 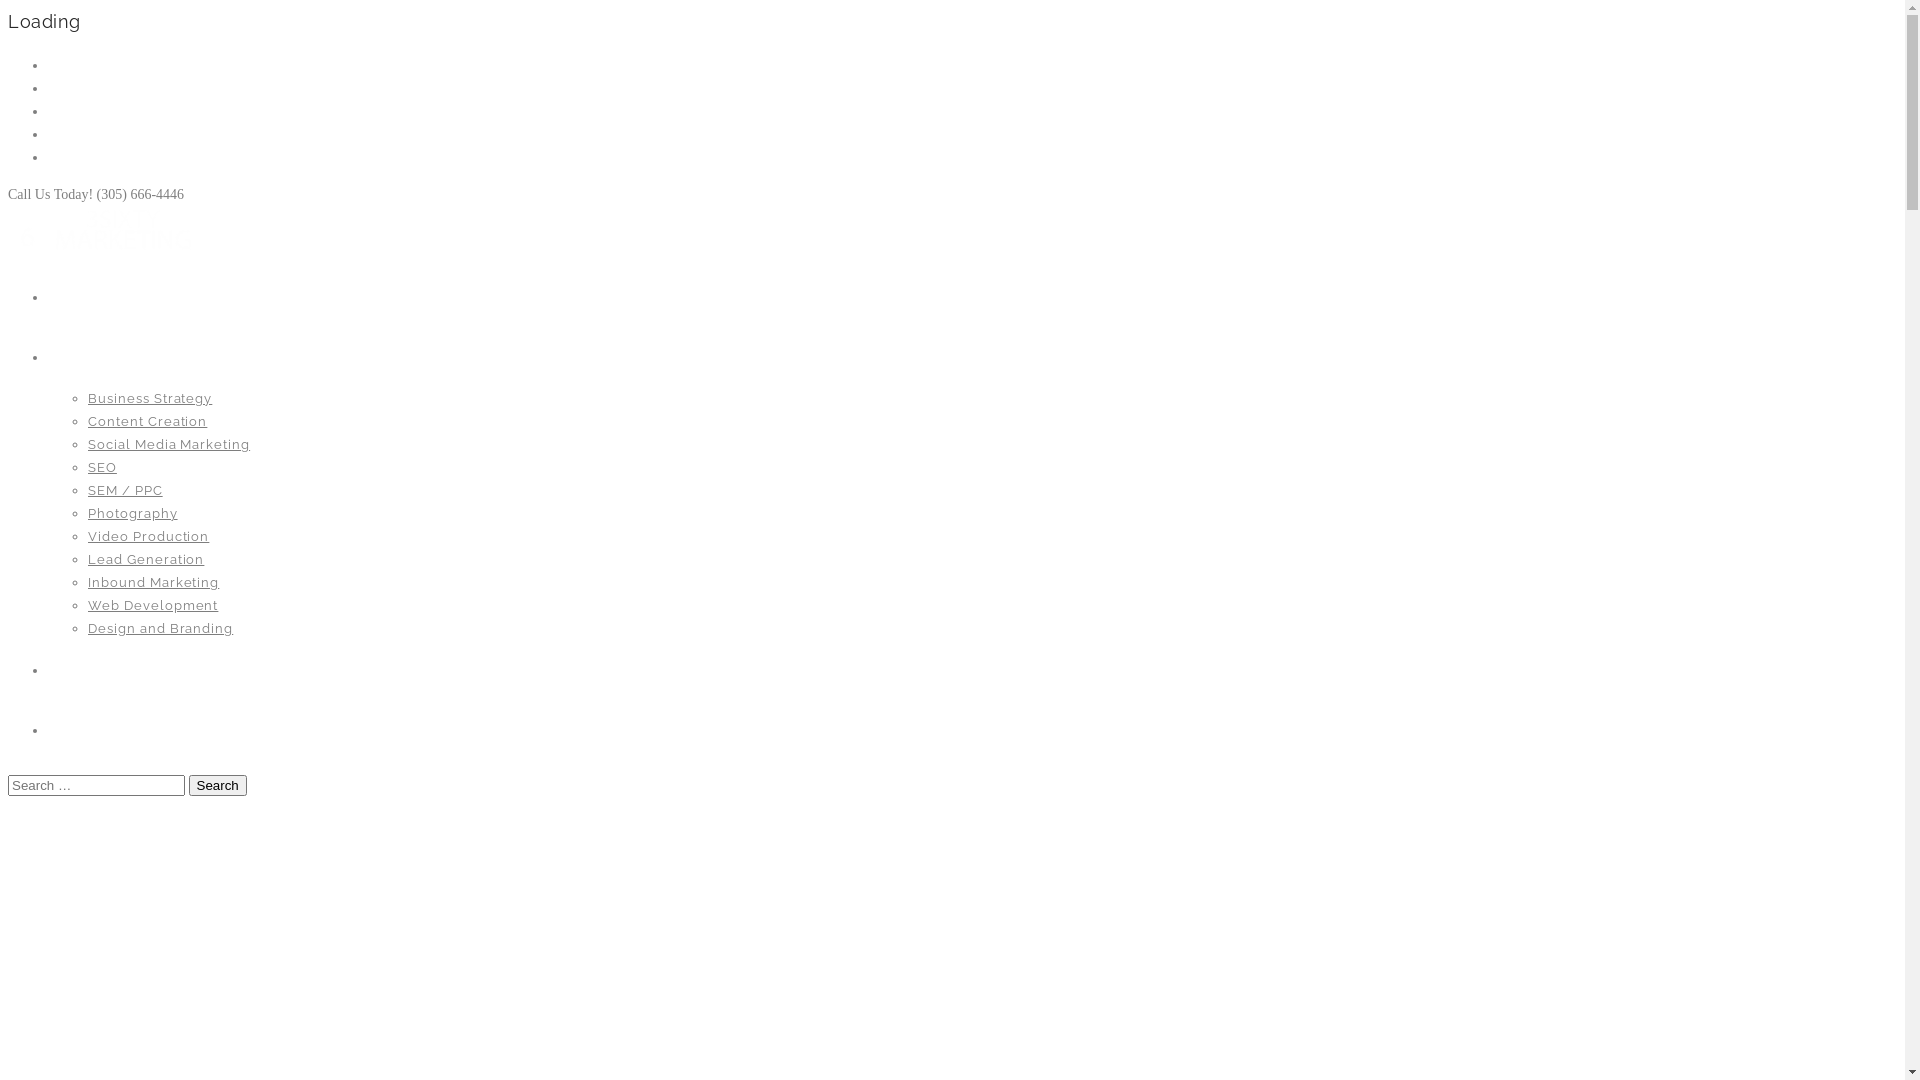 I want to click on 'Business Strategy', so click(x=148, y=398).